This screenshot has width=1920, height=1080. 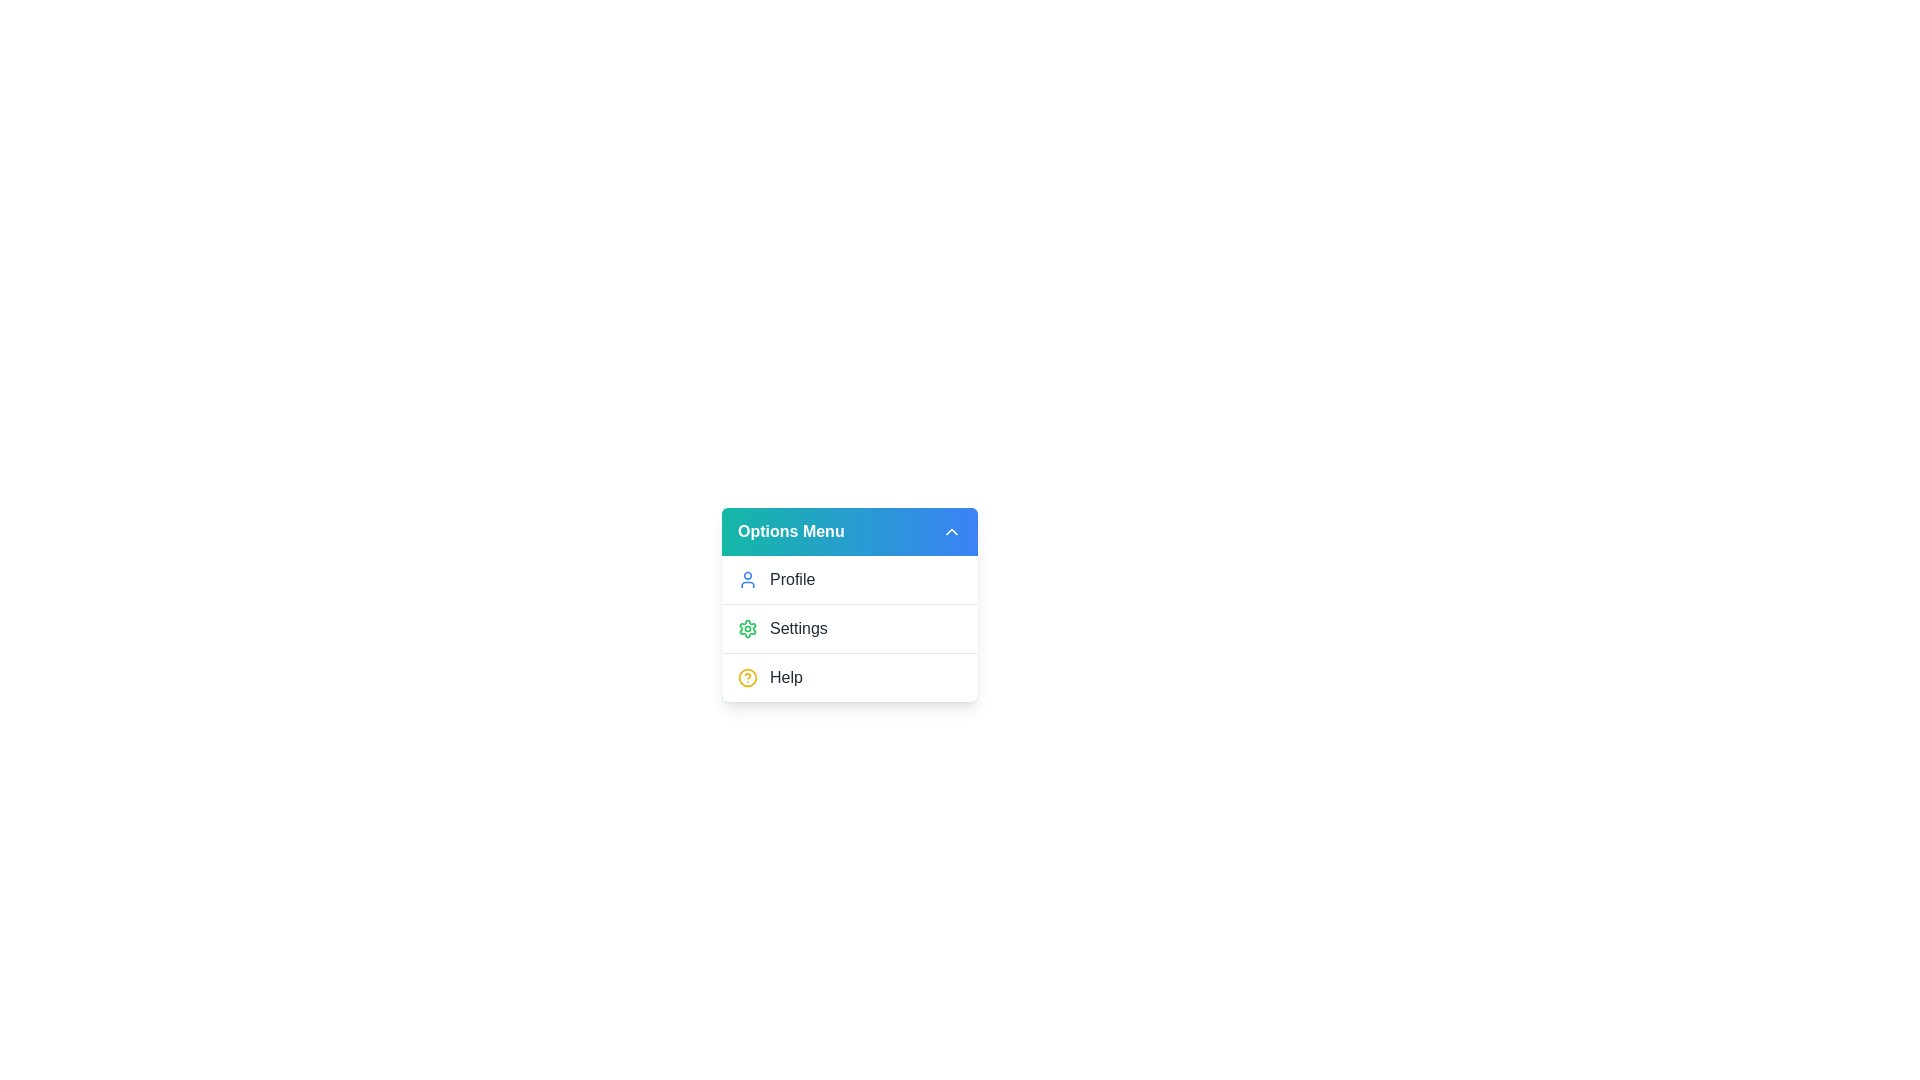 I want to click on the 'Options Menu' button to toggle the dropdown menu, so click(x=849, y=531).